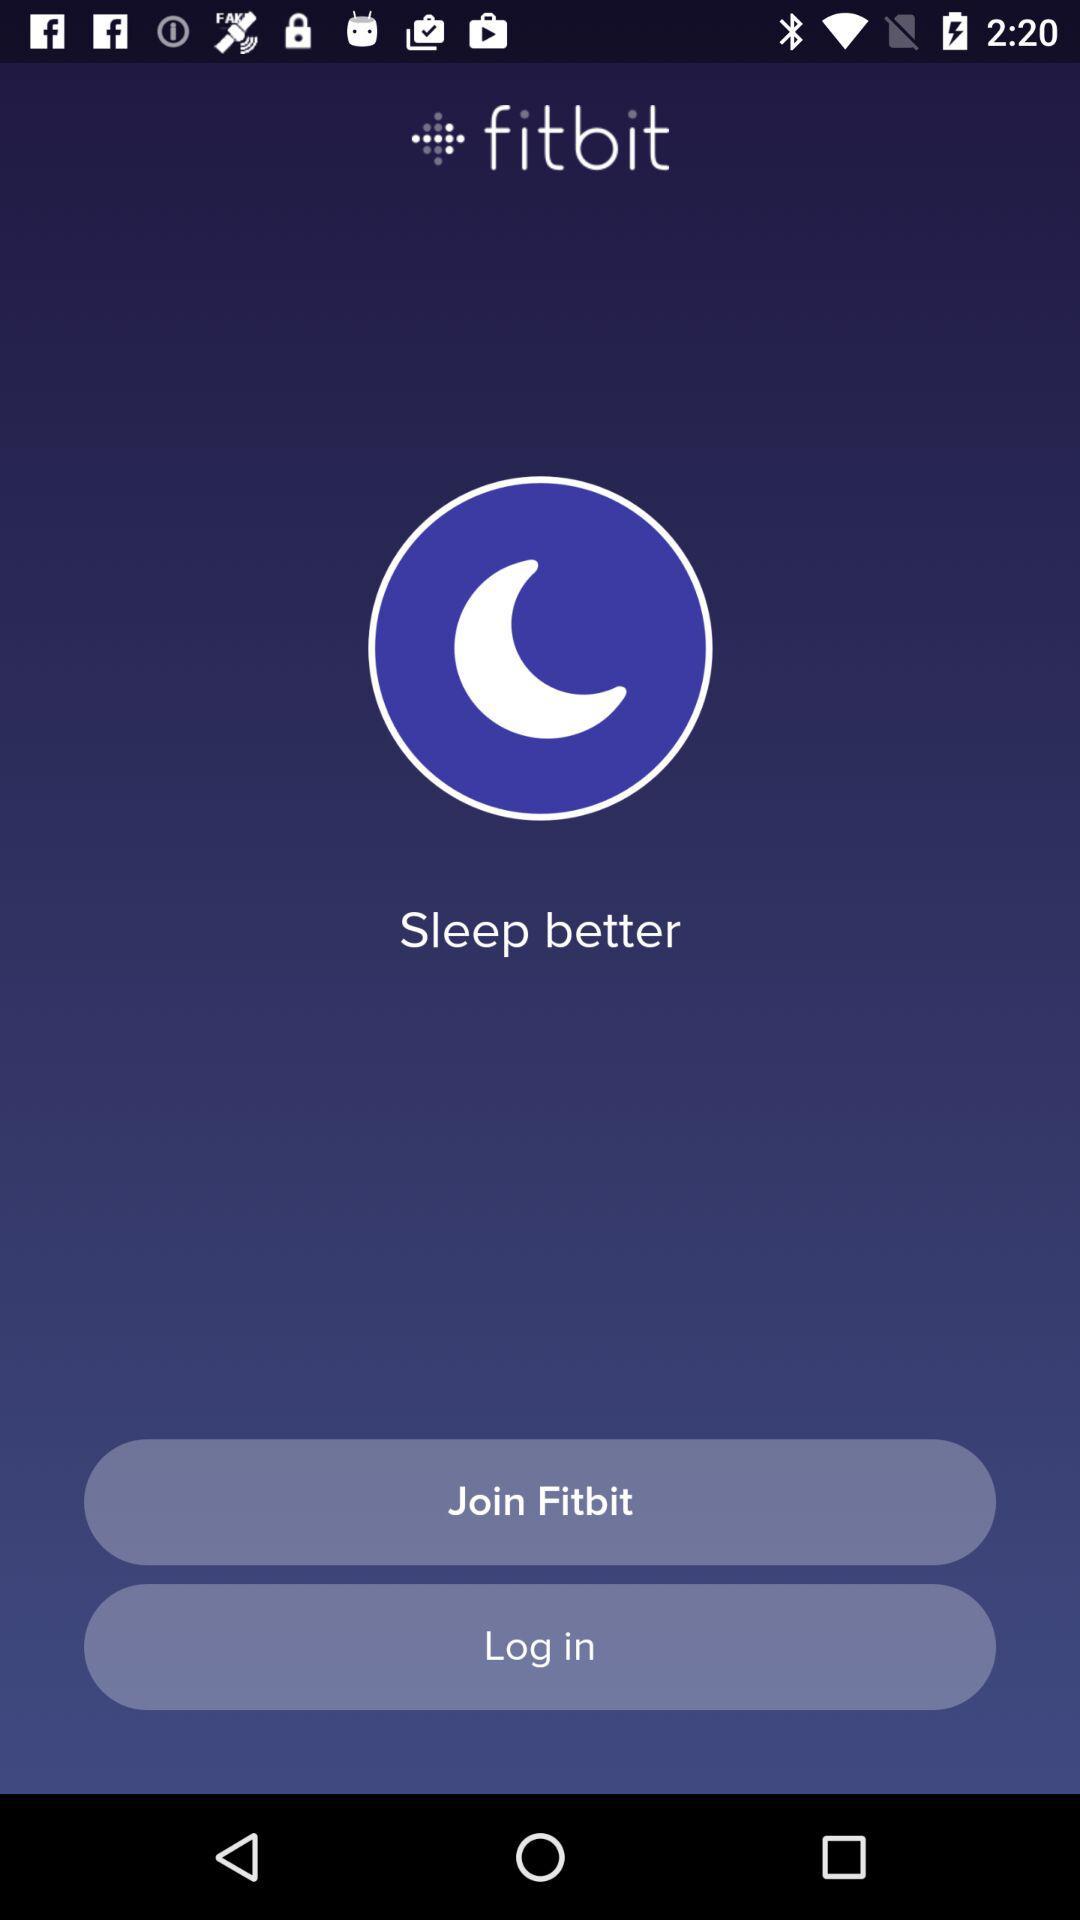 This screenshot has height=1920, width=1080. What do you see at coordinates (540, 1646) in the screenshot?
I see `the icon below the join fitbit` at bounding box center [540, 1646].